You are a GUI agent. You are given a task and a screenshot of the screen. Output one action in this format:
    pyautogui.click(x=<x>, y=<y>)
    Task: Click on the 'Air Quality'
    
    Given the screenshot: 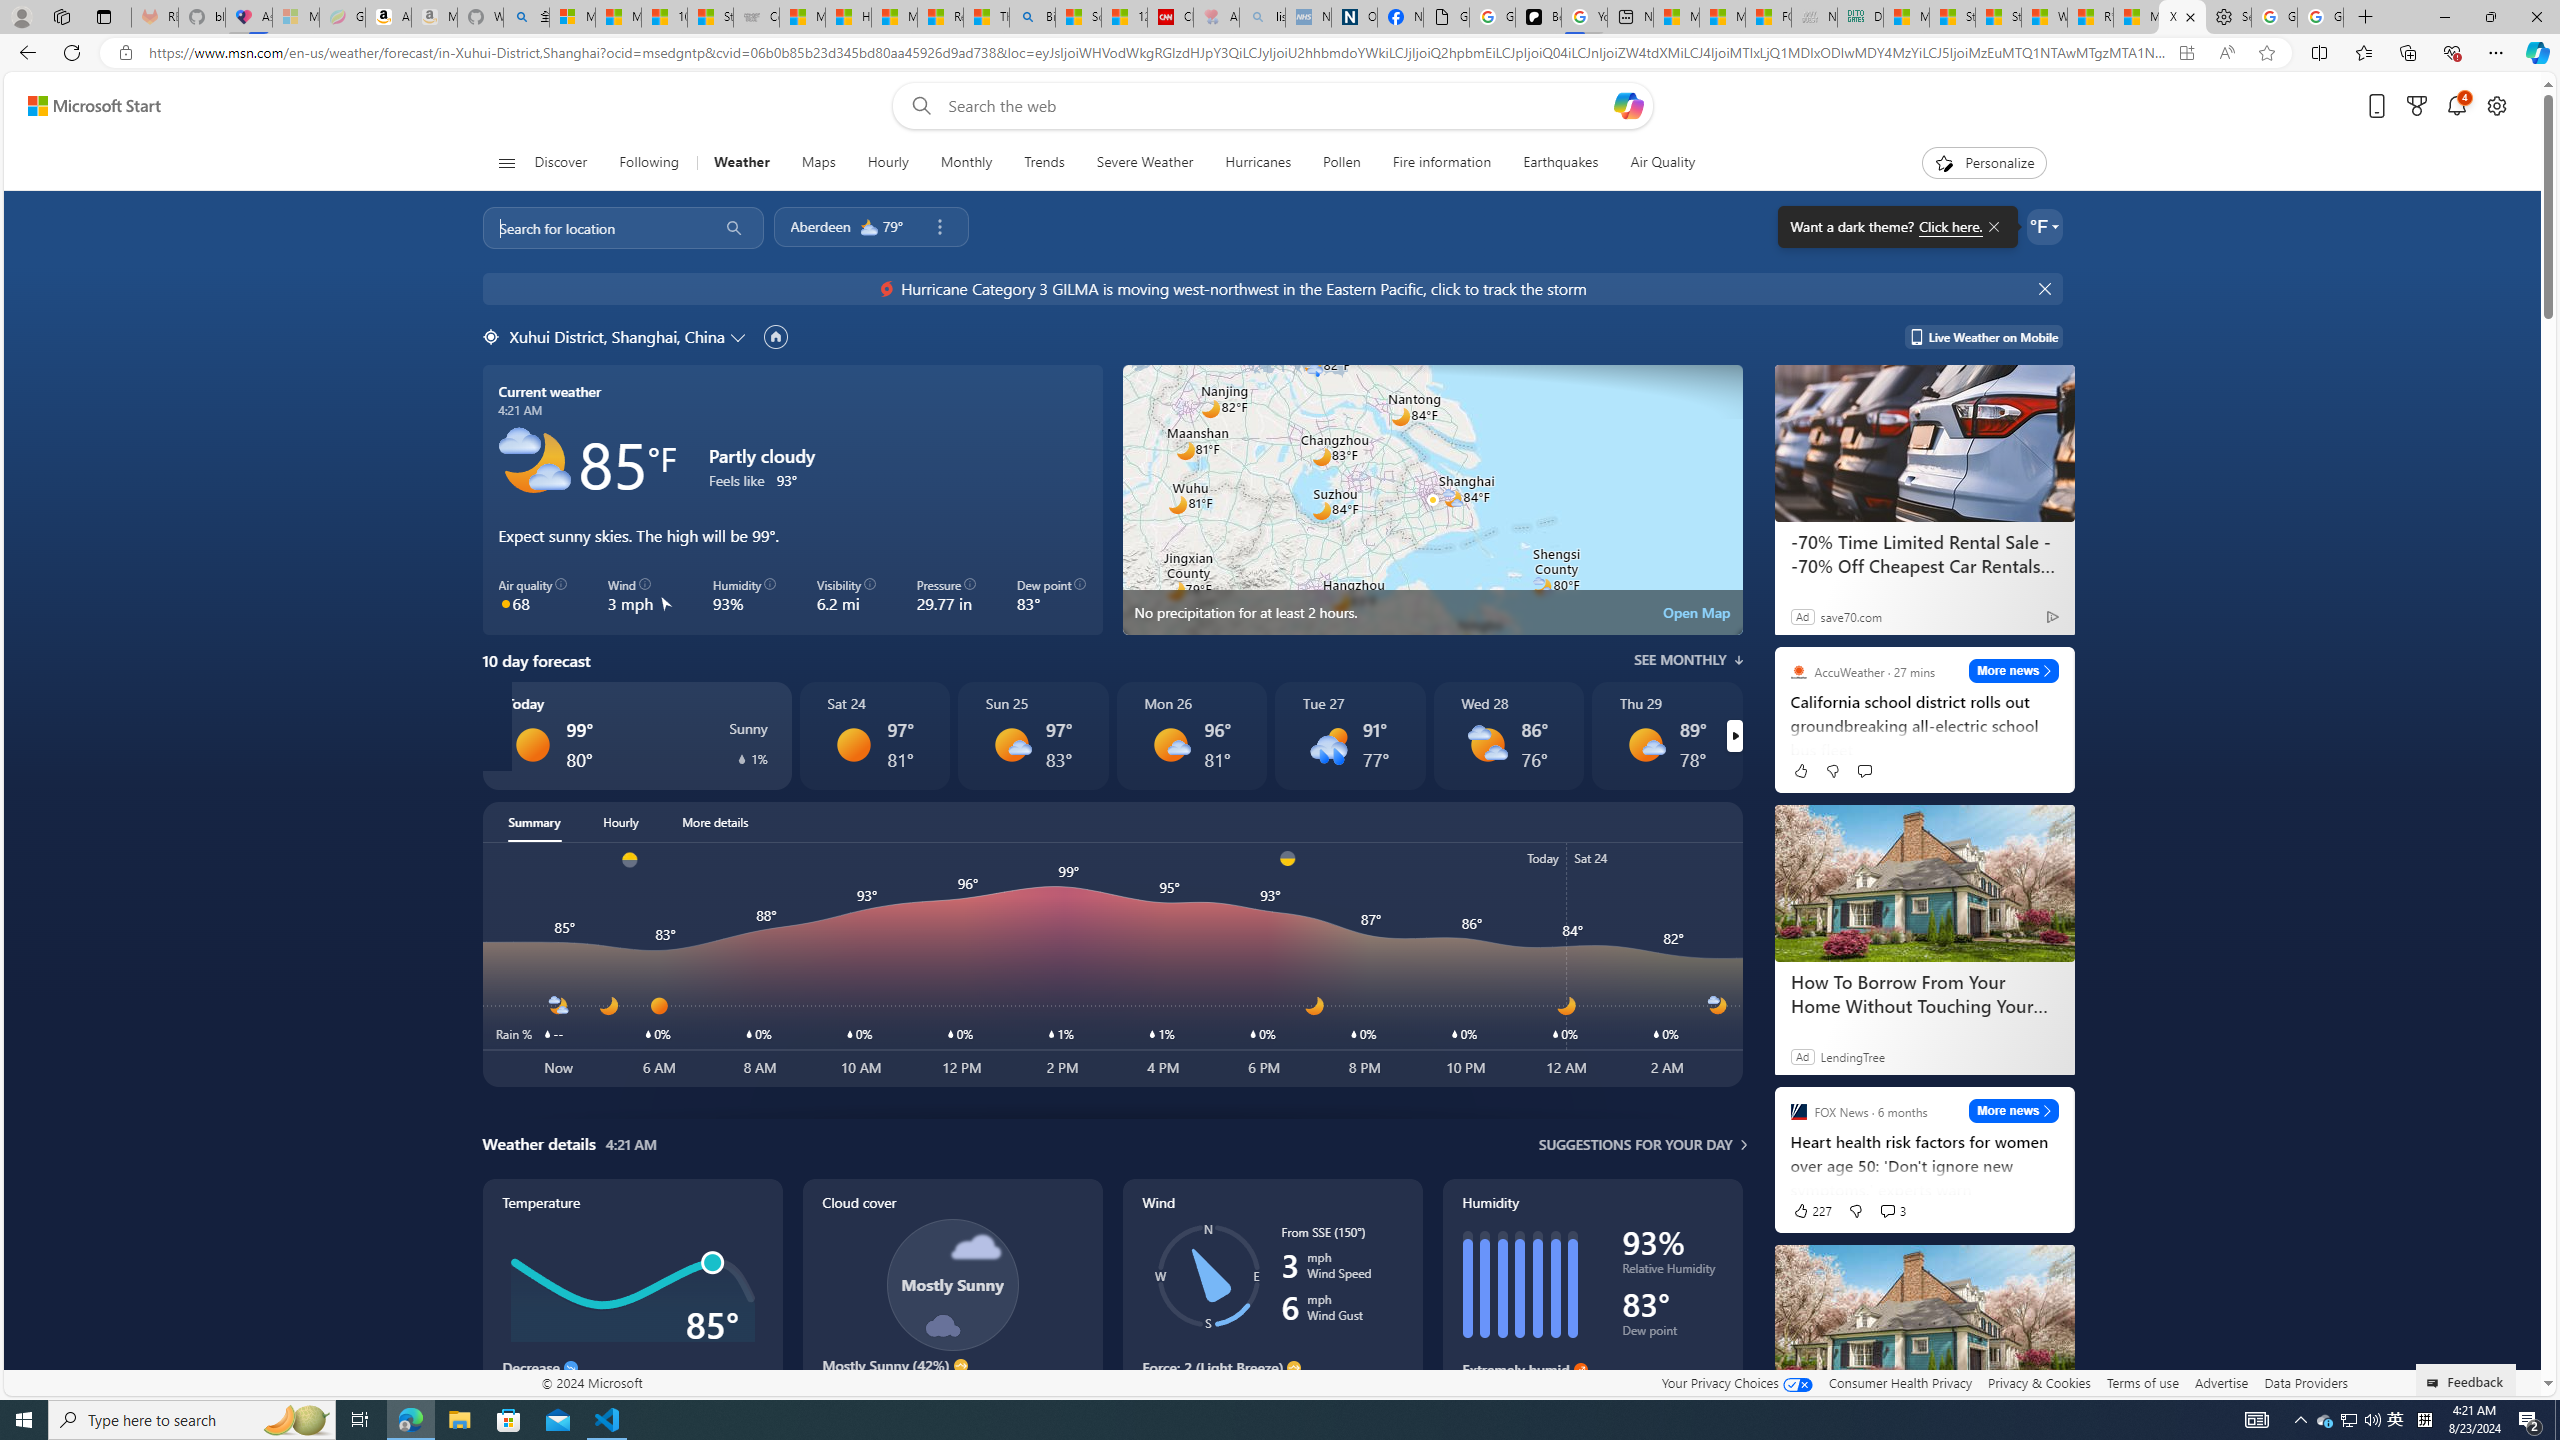 What is the action you would take?
    pyautogui.click(x=1662, y=162)
    